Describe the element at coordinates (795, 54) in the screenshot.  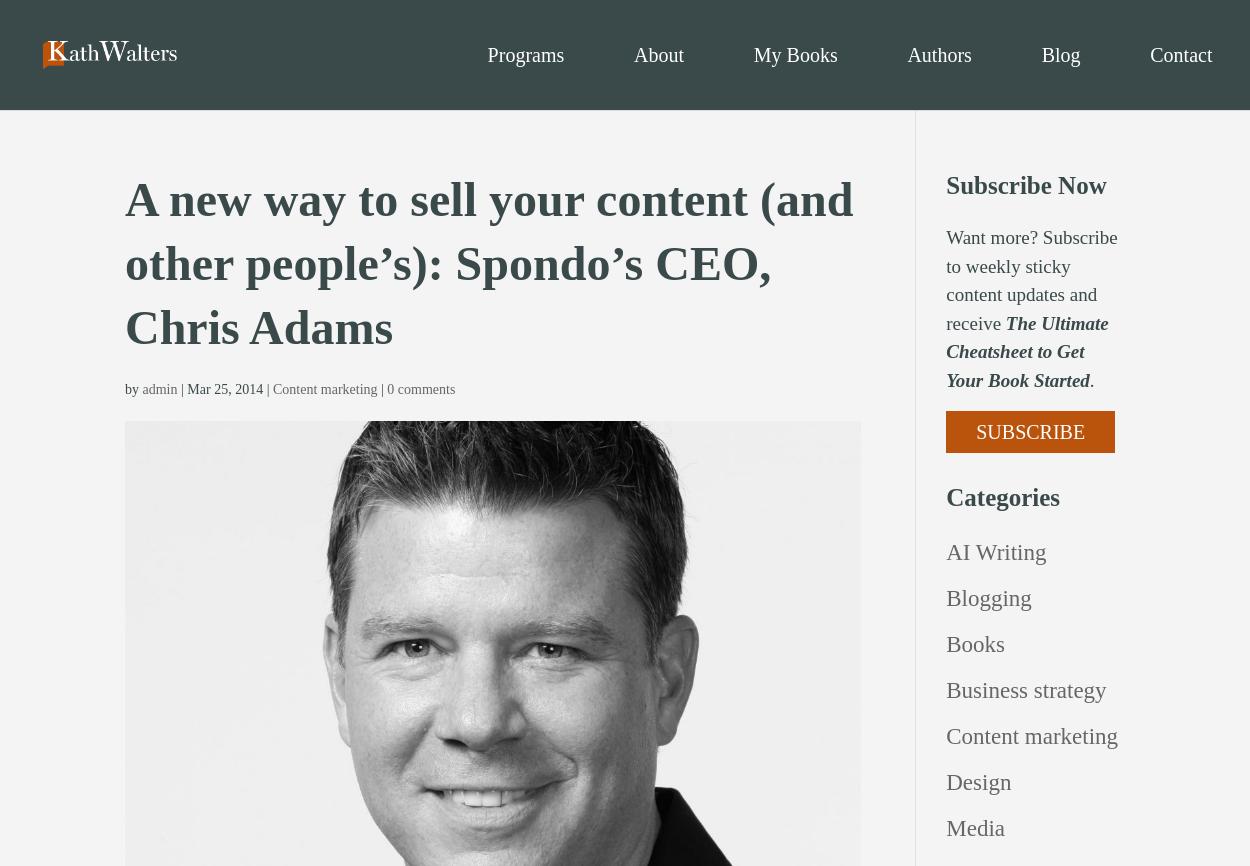
I see `'My Books'` at that location.